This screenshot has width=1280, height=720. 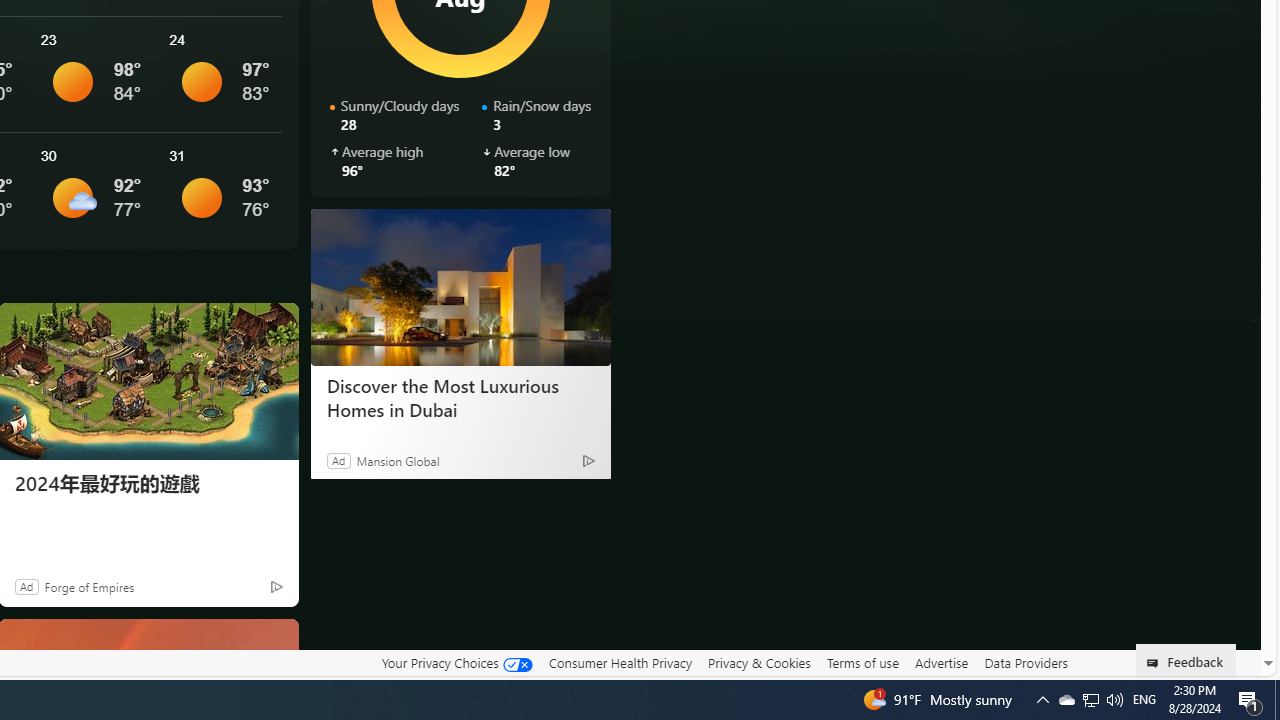 What do you see at coordinates (459, 287) in the screenshot?
I see `'Discover the Most Luxurious Homes in Dubai'` at bounding box center [459, 287].